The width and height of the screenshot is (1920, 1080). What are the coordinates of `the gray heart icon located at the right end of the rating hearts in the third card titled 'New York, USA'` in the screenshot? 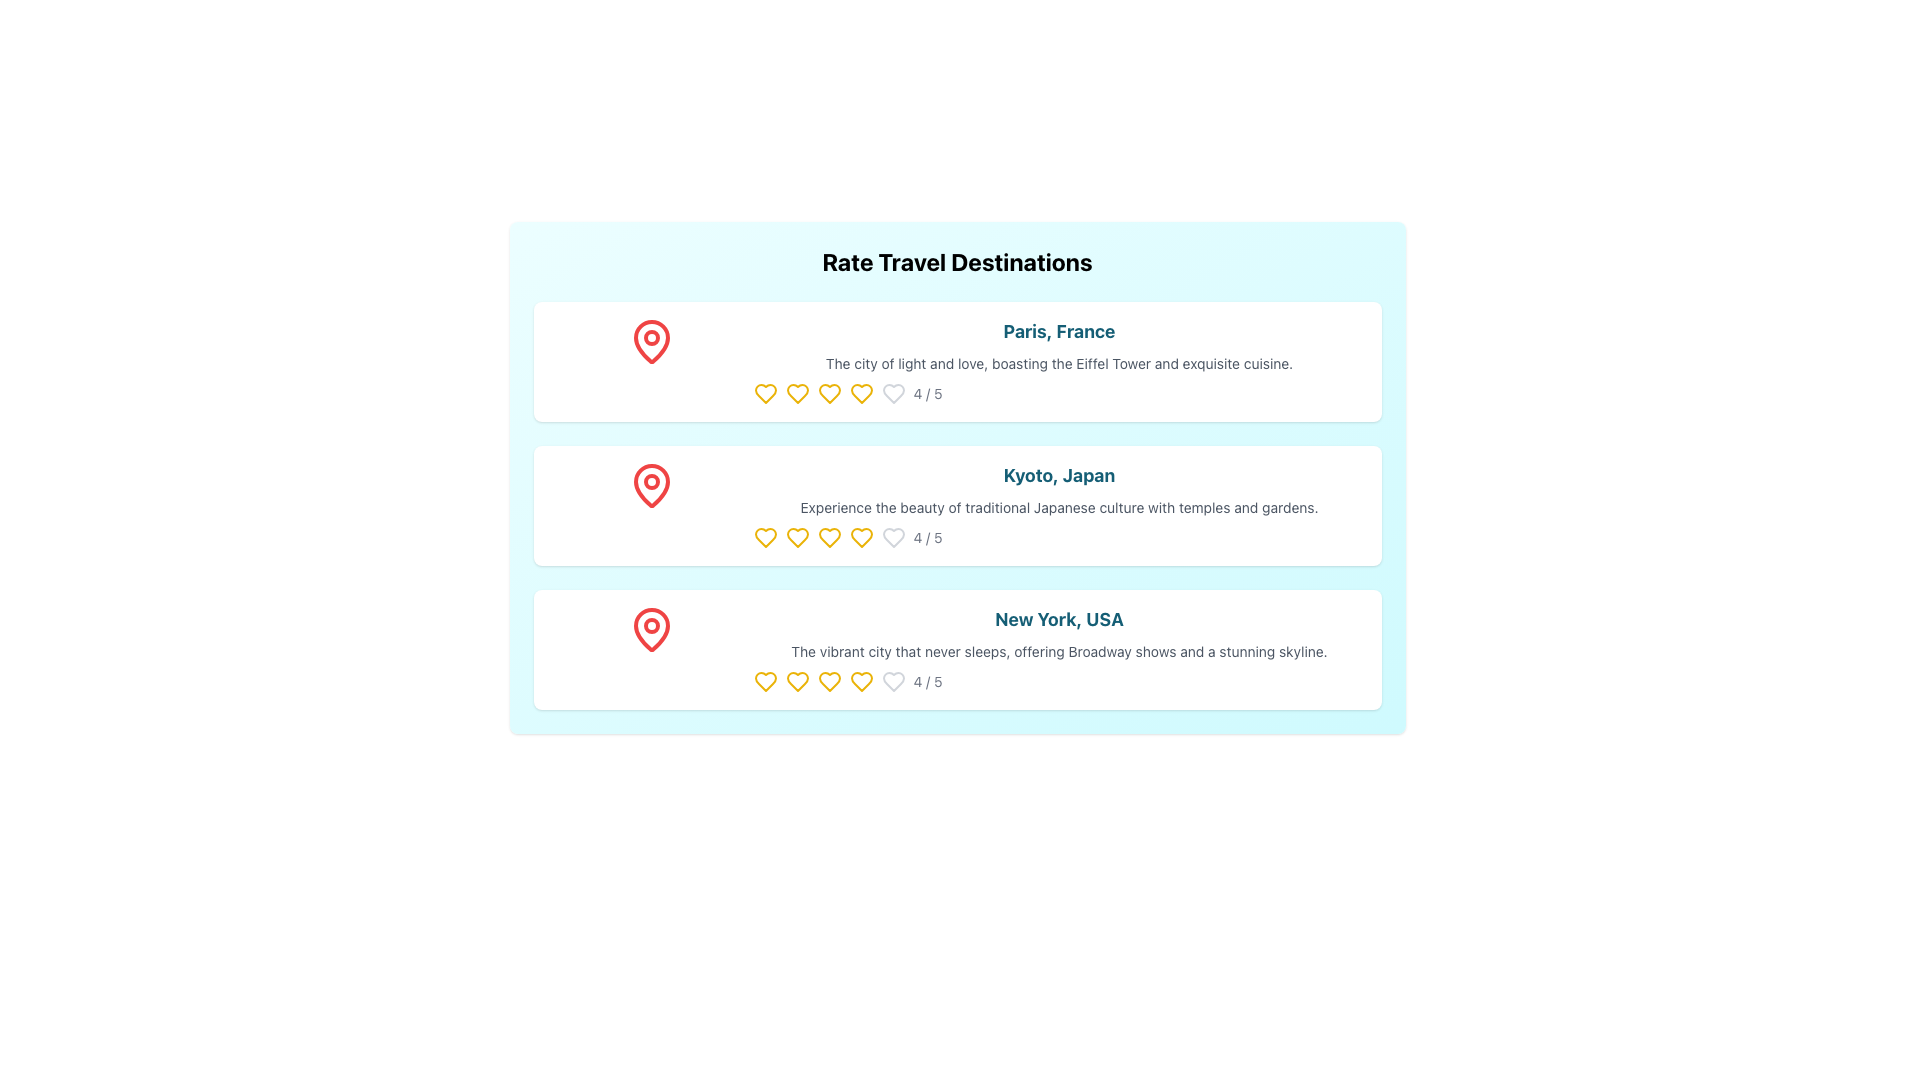 It's located at (892, 681).